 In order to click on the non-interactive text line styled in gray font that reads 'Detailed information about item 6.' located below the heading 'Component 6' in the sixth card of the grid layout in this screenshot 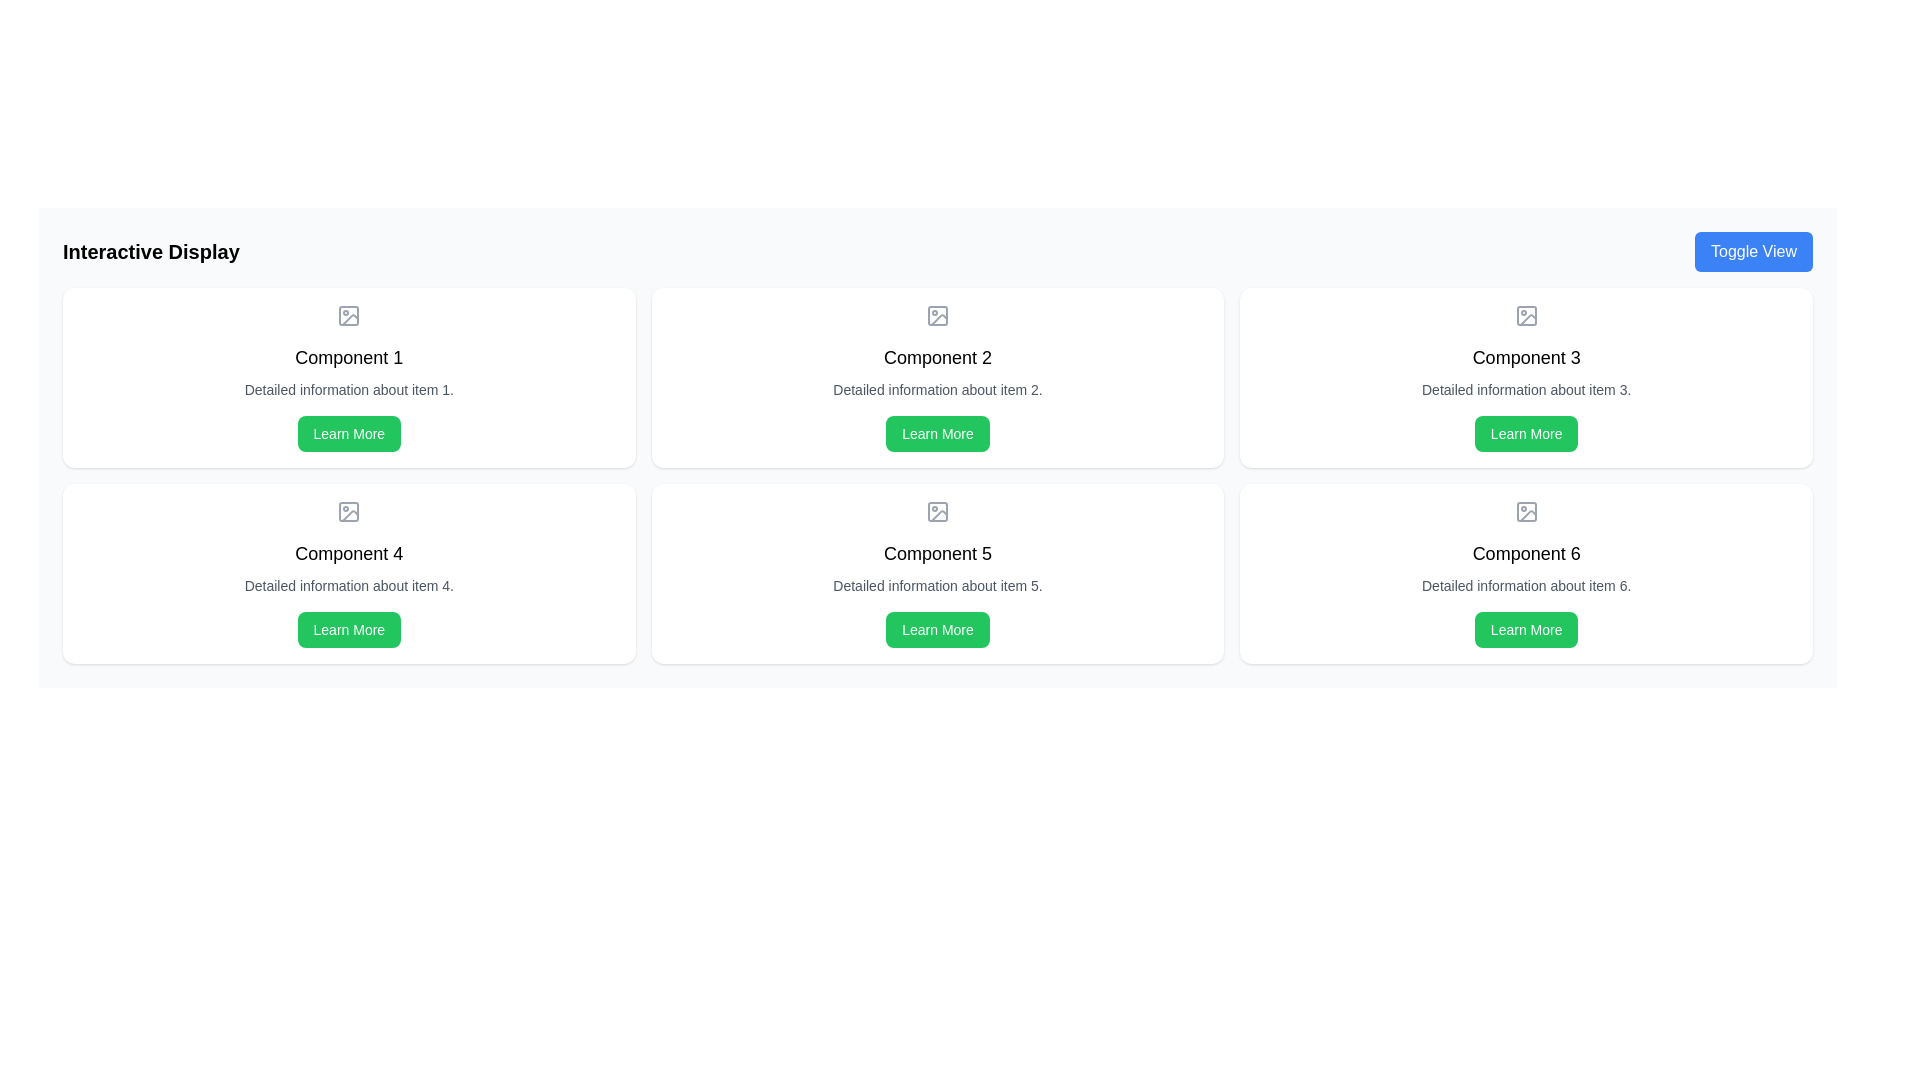, I will do `click(1525, 585)`.